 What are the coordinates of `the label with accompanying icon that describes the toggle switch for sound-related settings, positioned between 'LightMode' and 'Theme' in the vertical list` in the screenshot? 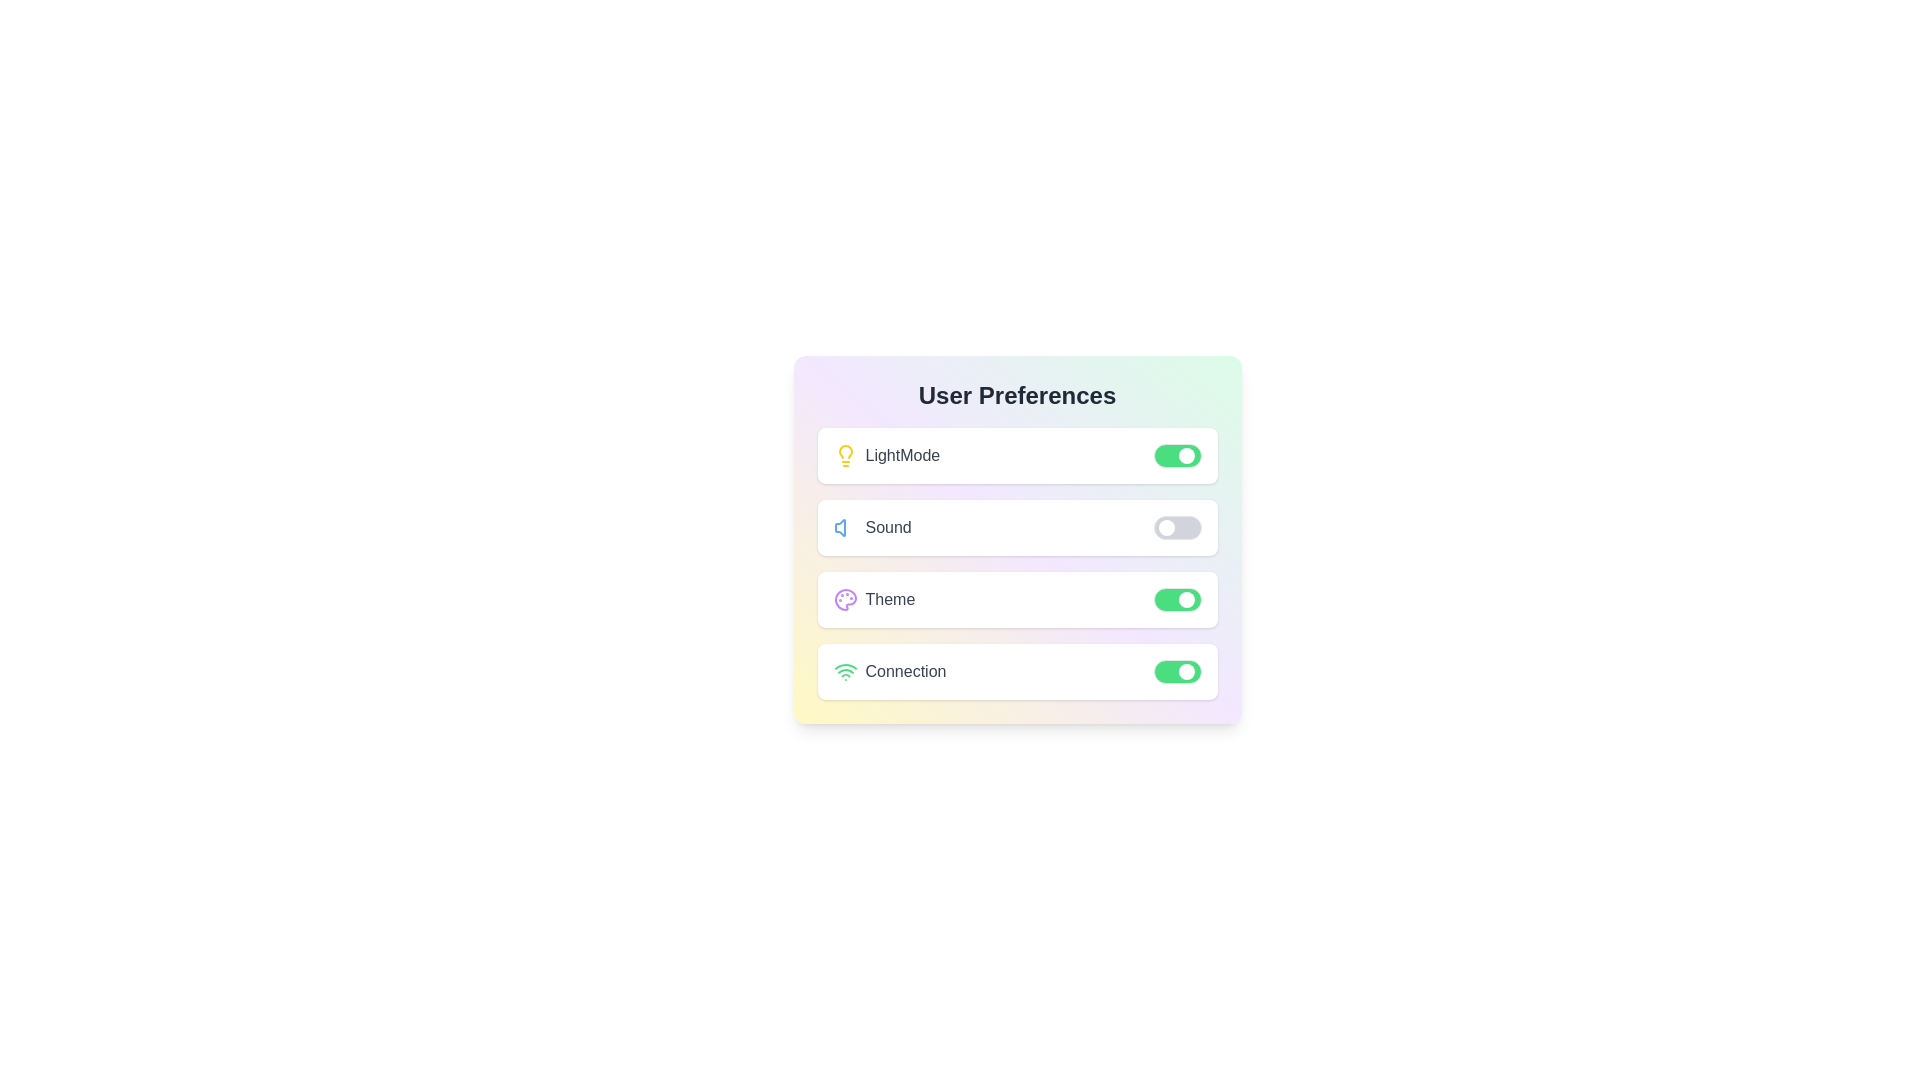 It's located at (872, 527).